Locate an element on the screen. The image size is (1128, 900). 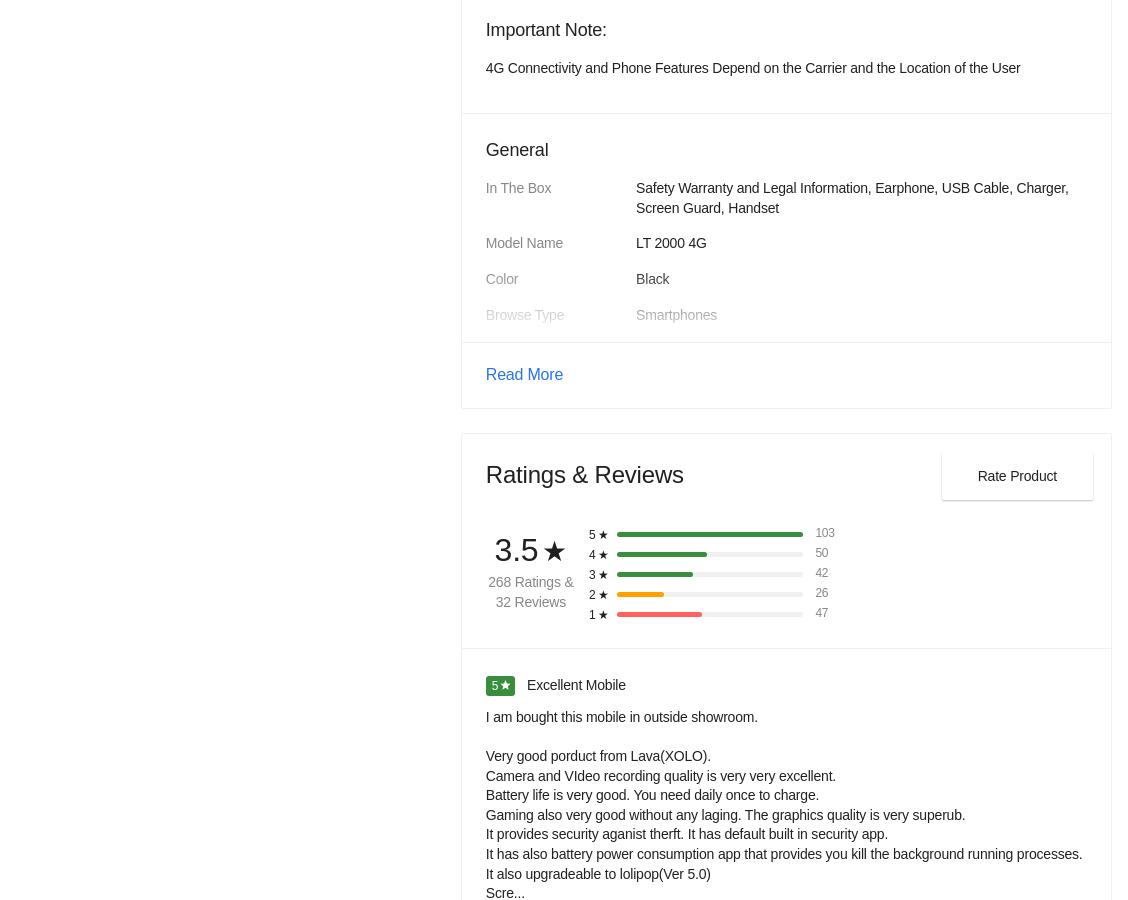
'Browse Type' is located at coordinates (524, 313).